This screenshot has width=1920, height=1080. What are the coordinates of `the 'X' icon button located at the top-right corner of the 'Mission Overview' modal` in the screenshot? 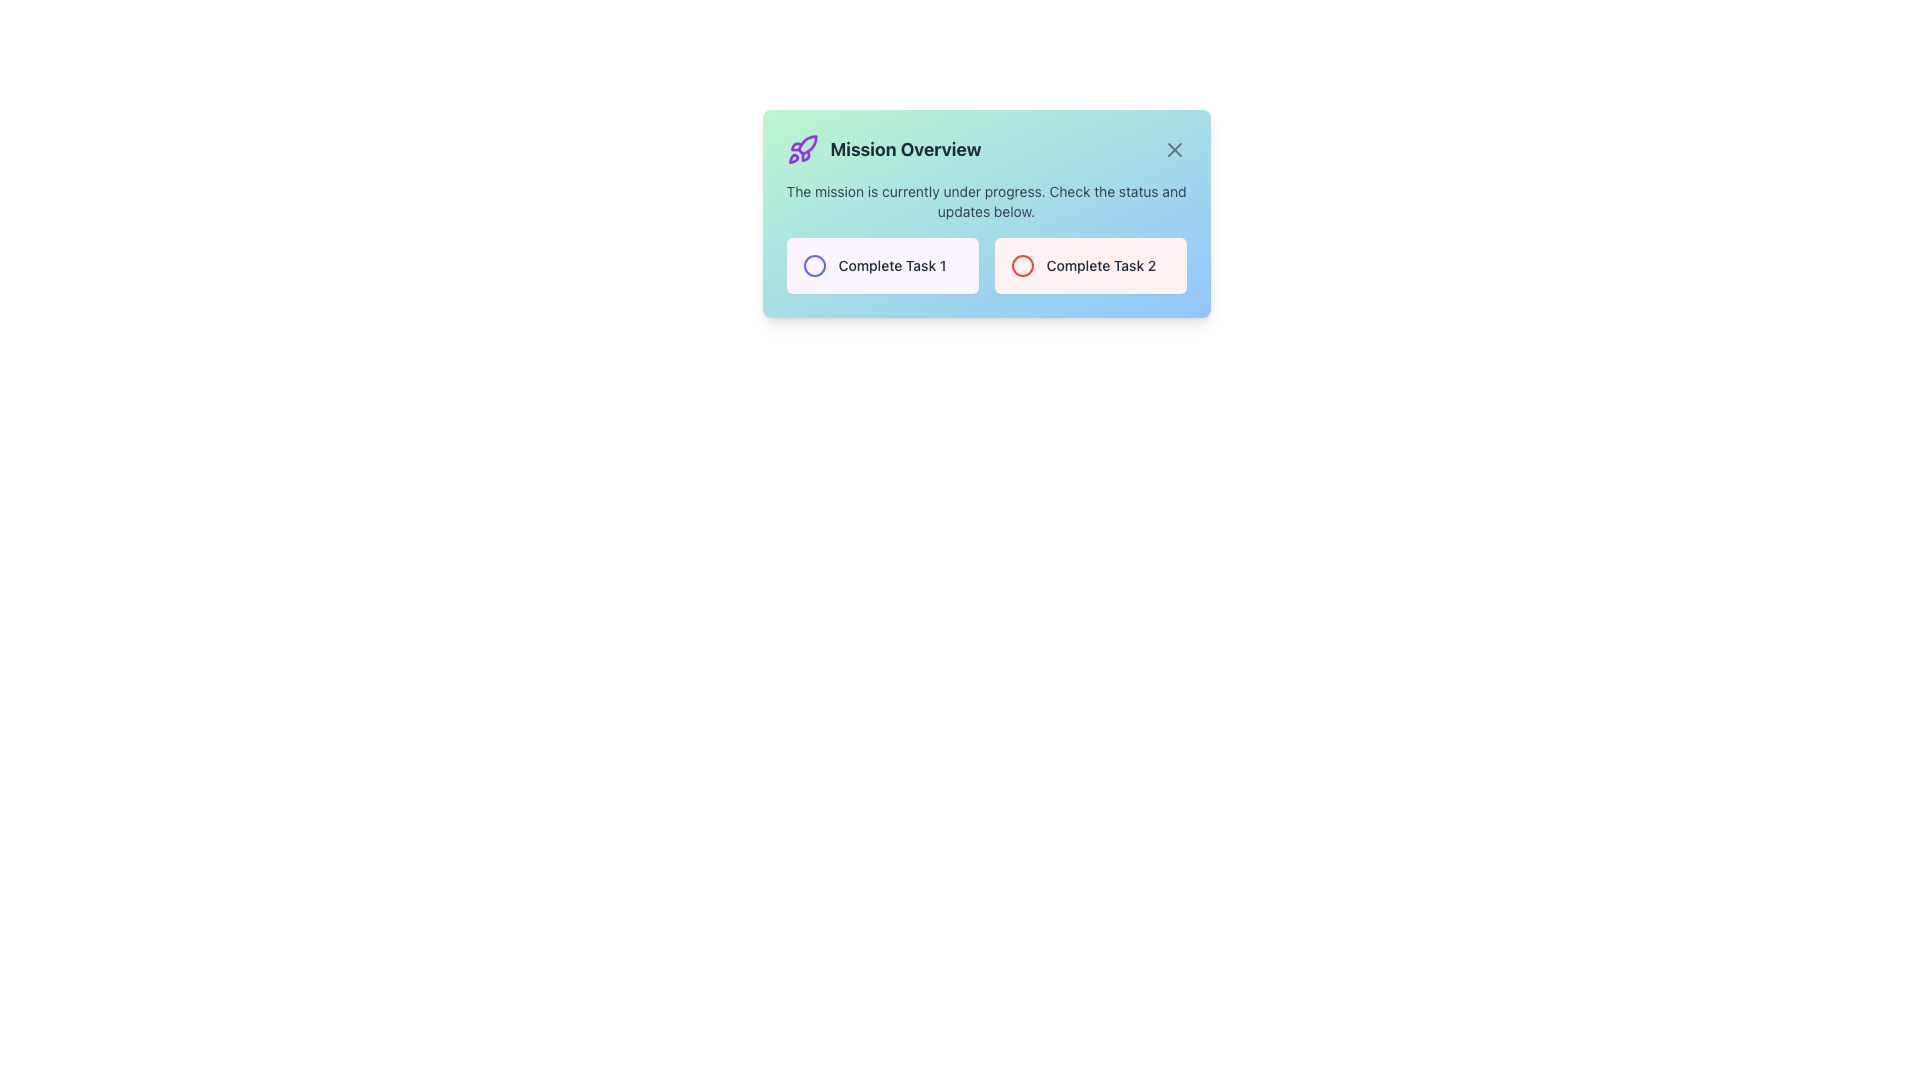 It's located at (1174, 149).